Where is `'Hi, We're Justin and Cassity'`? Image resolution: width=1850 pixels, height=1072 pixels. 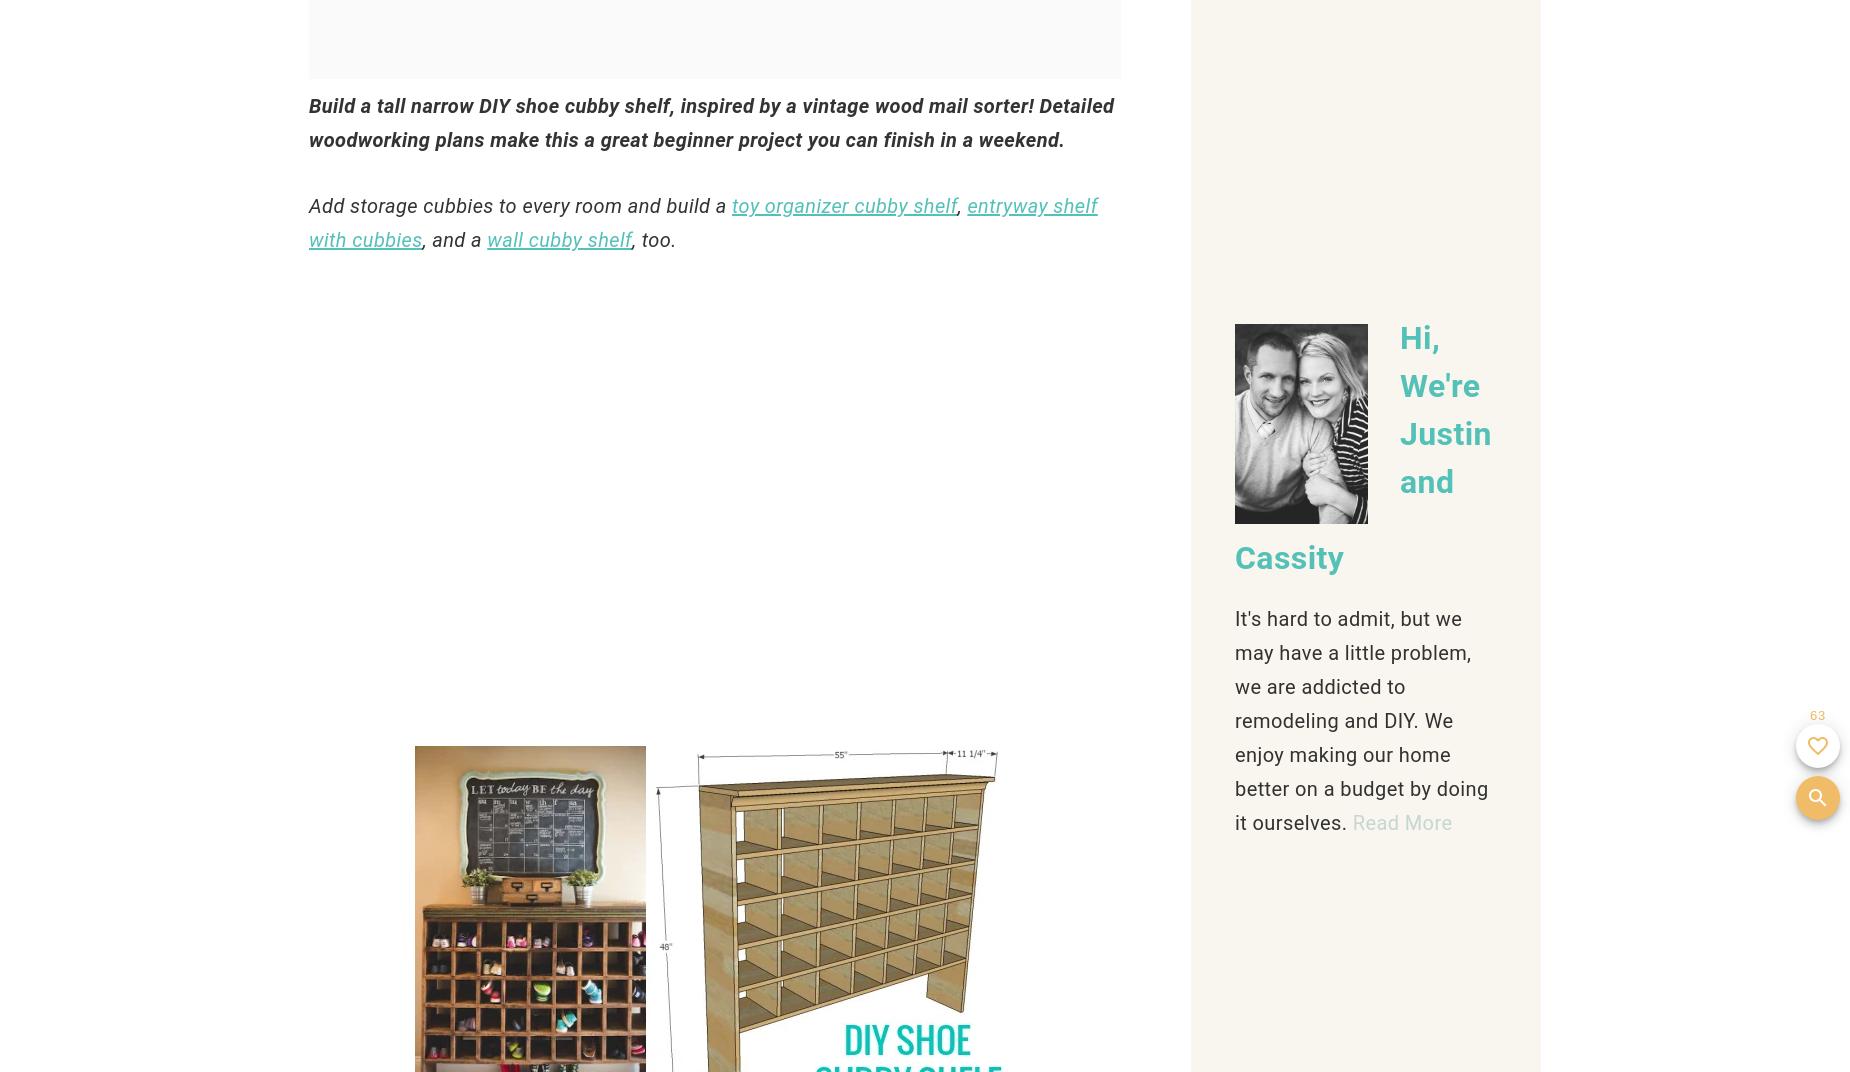 'Hi, We're Justin and Cassity' is located at coordinates (1362, 446).